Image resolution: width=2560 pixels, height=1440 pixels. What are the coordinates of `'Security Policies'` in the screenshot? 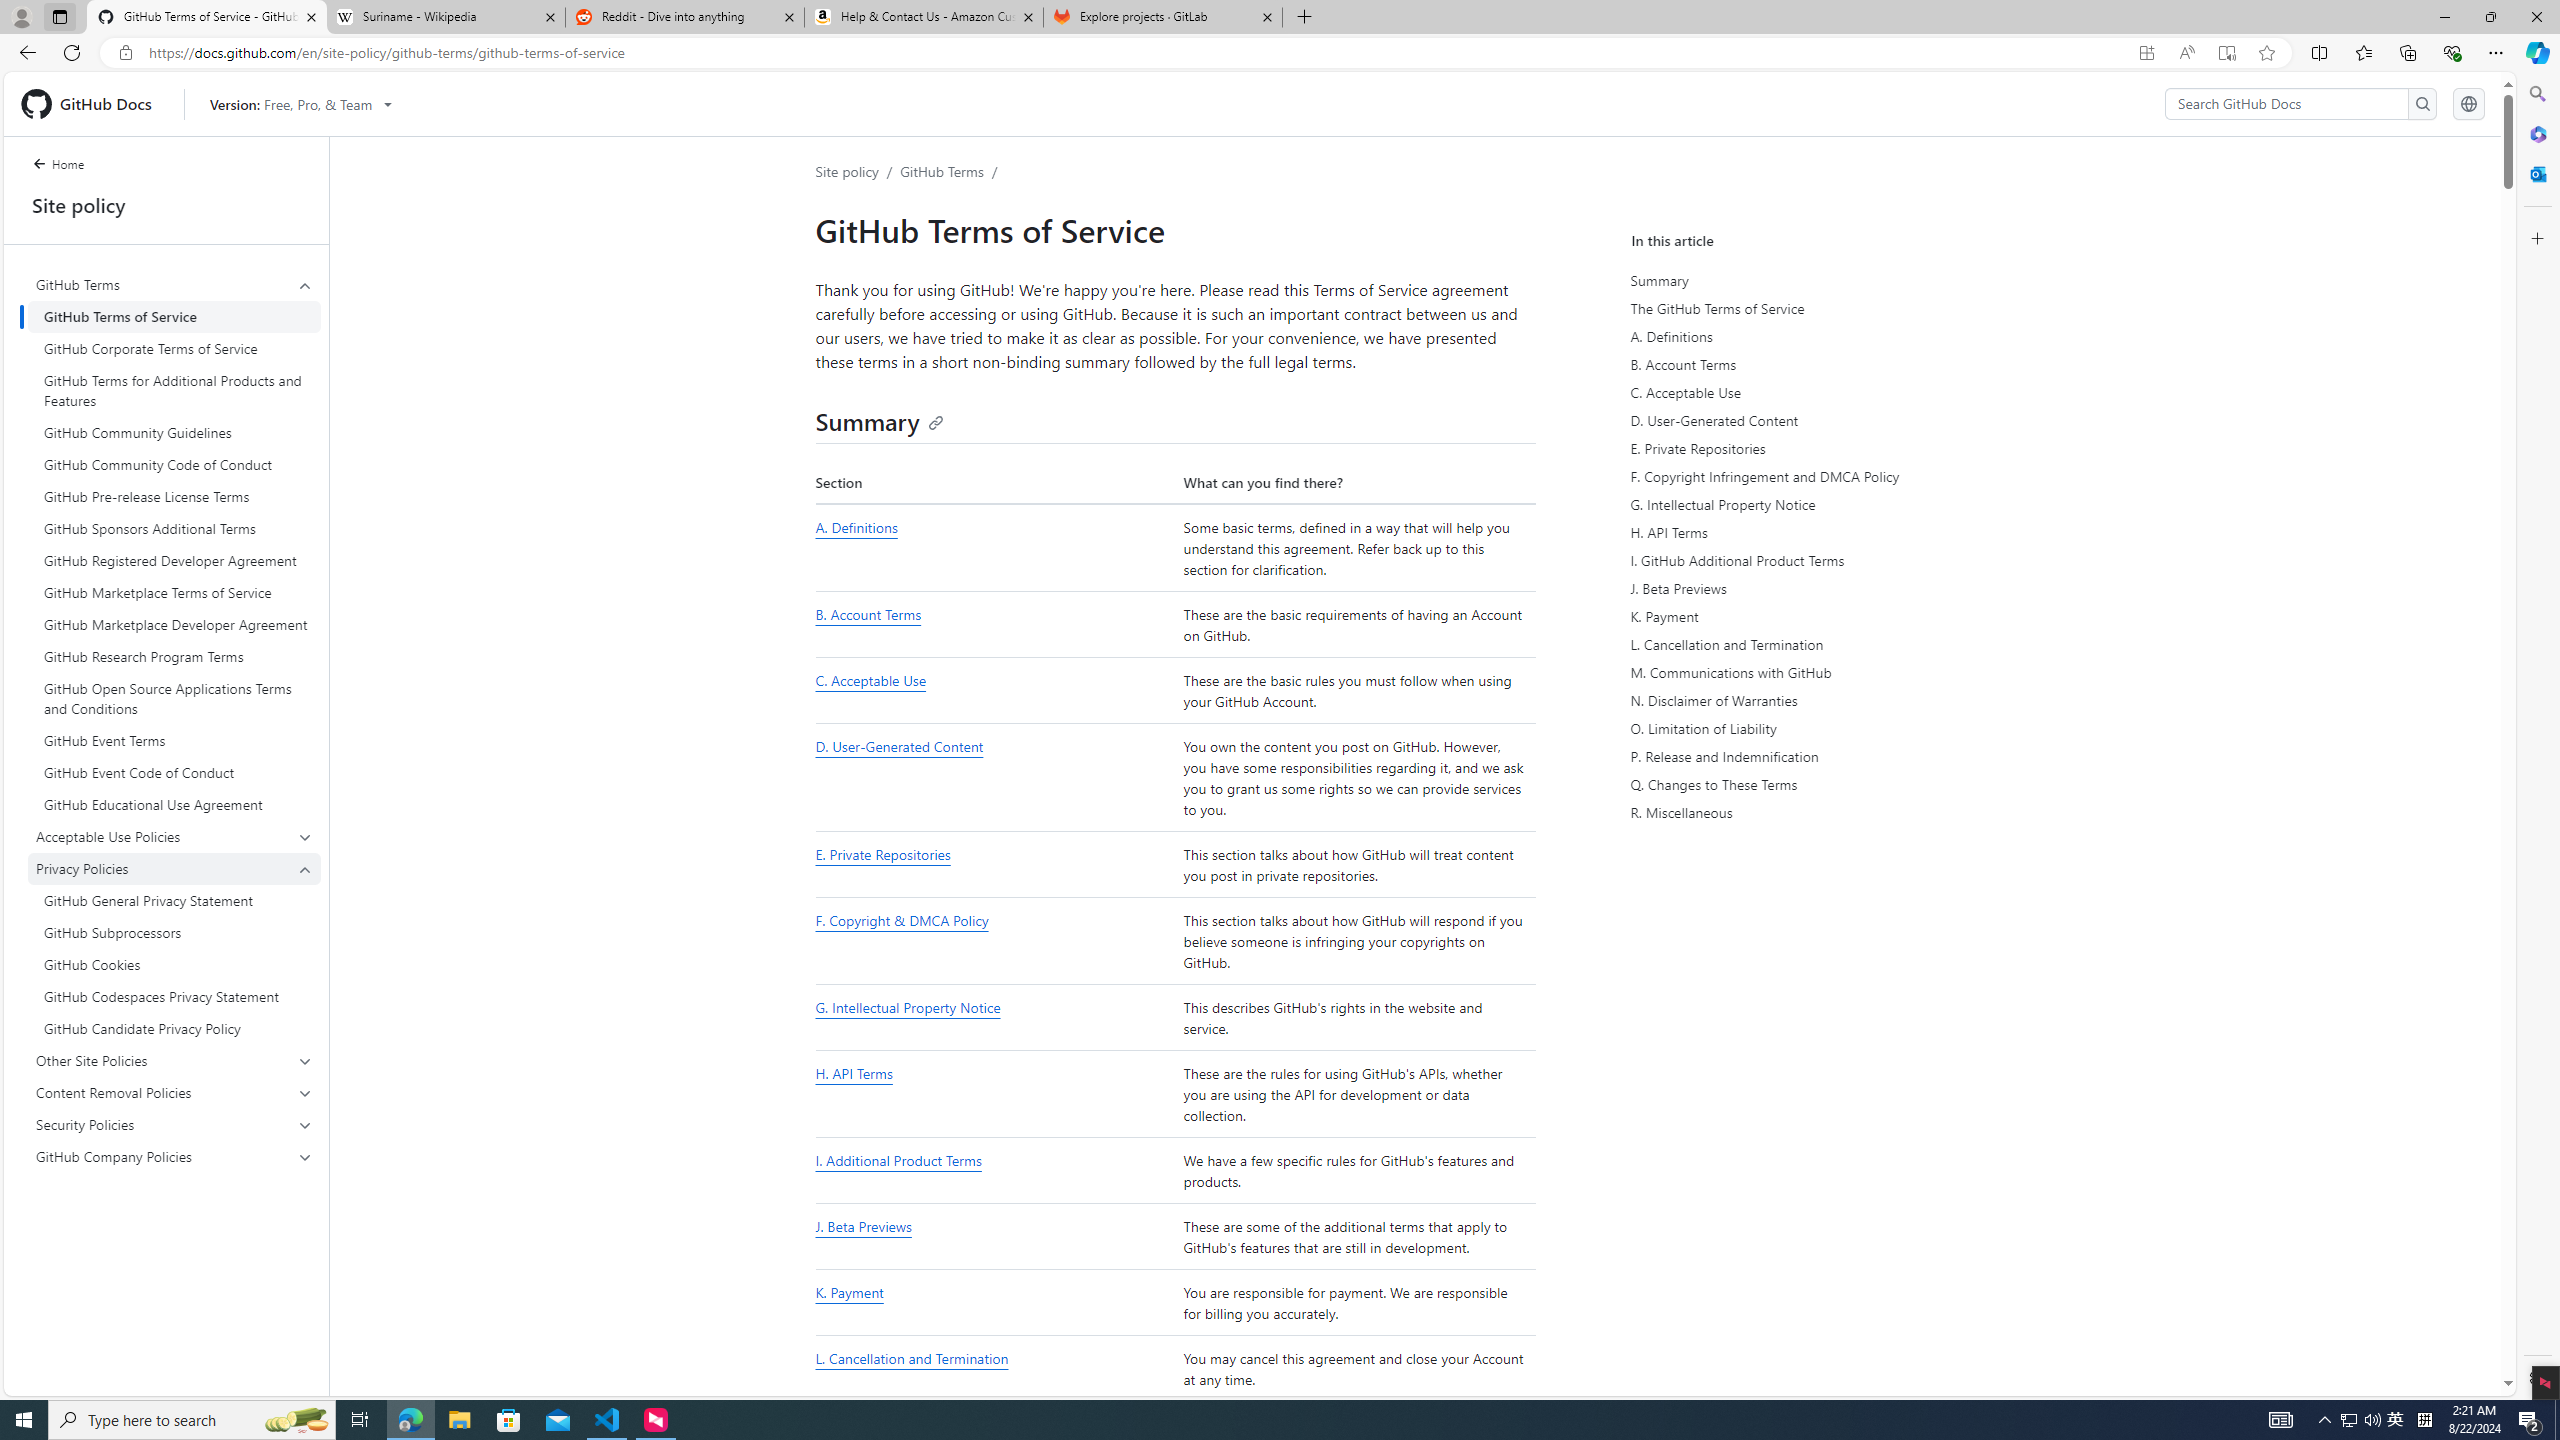 It's located at (174, 1123).